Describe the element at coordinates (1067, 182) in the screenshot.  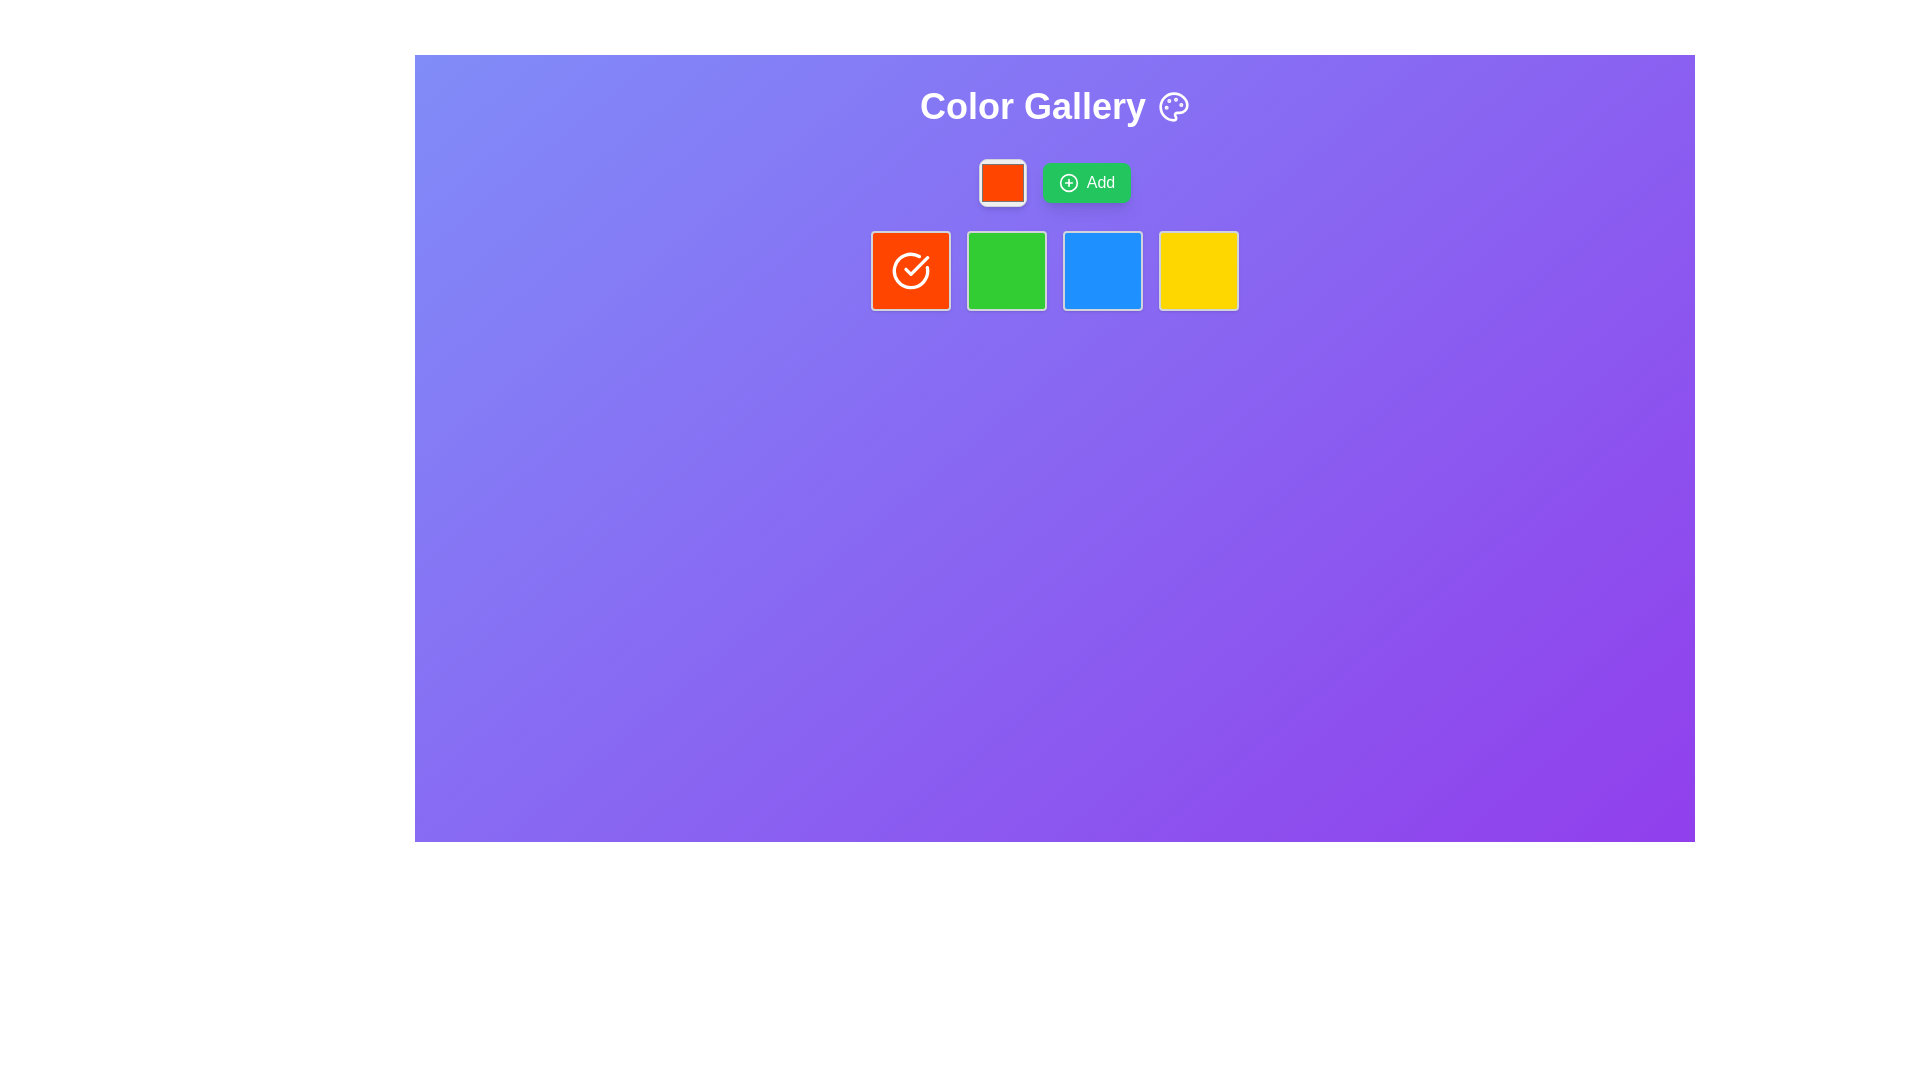
I see `the circular outline of the 'Add' button, which visually represents the ability to add items` at that location.